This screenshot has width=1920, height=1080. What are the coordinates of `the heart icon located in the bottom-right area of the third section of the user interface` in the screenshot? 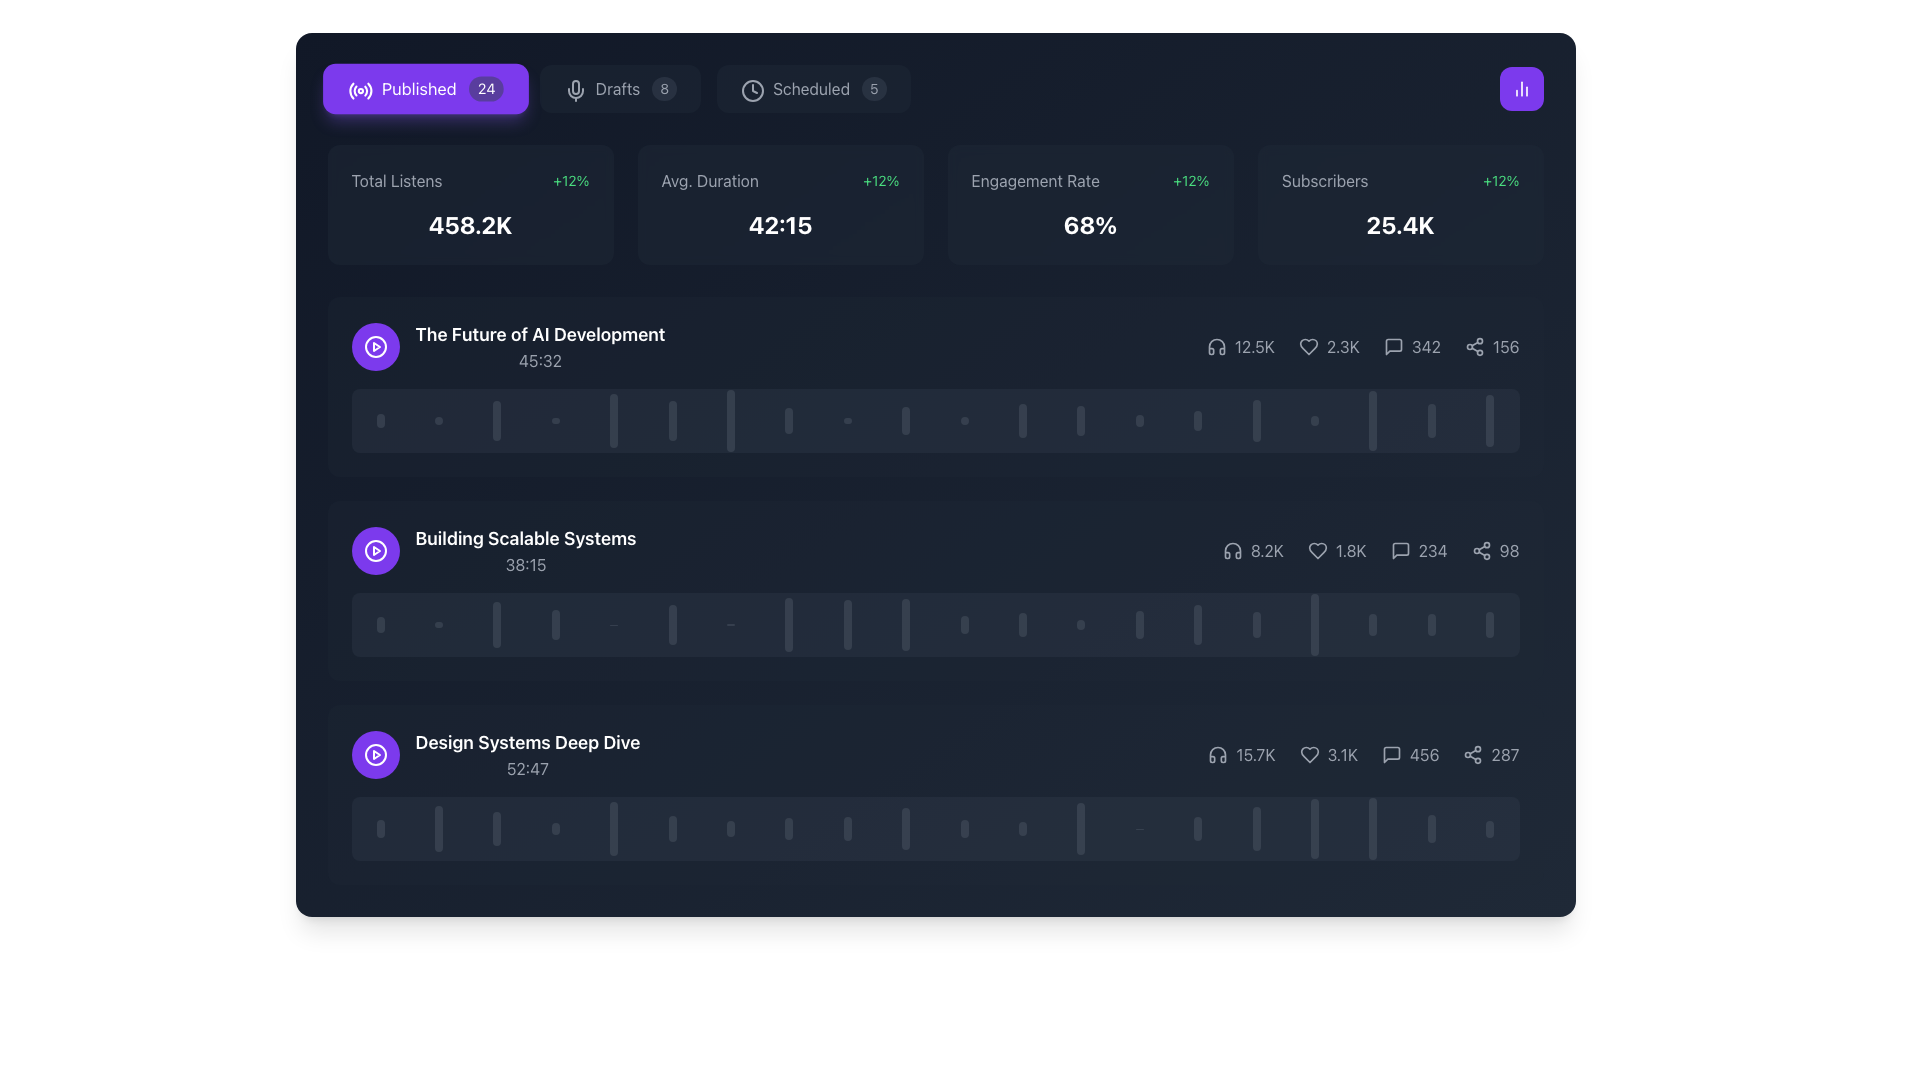 It's located at (1309, 755).